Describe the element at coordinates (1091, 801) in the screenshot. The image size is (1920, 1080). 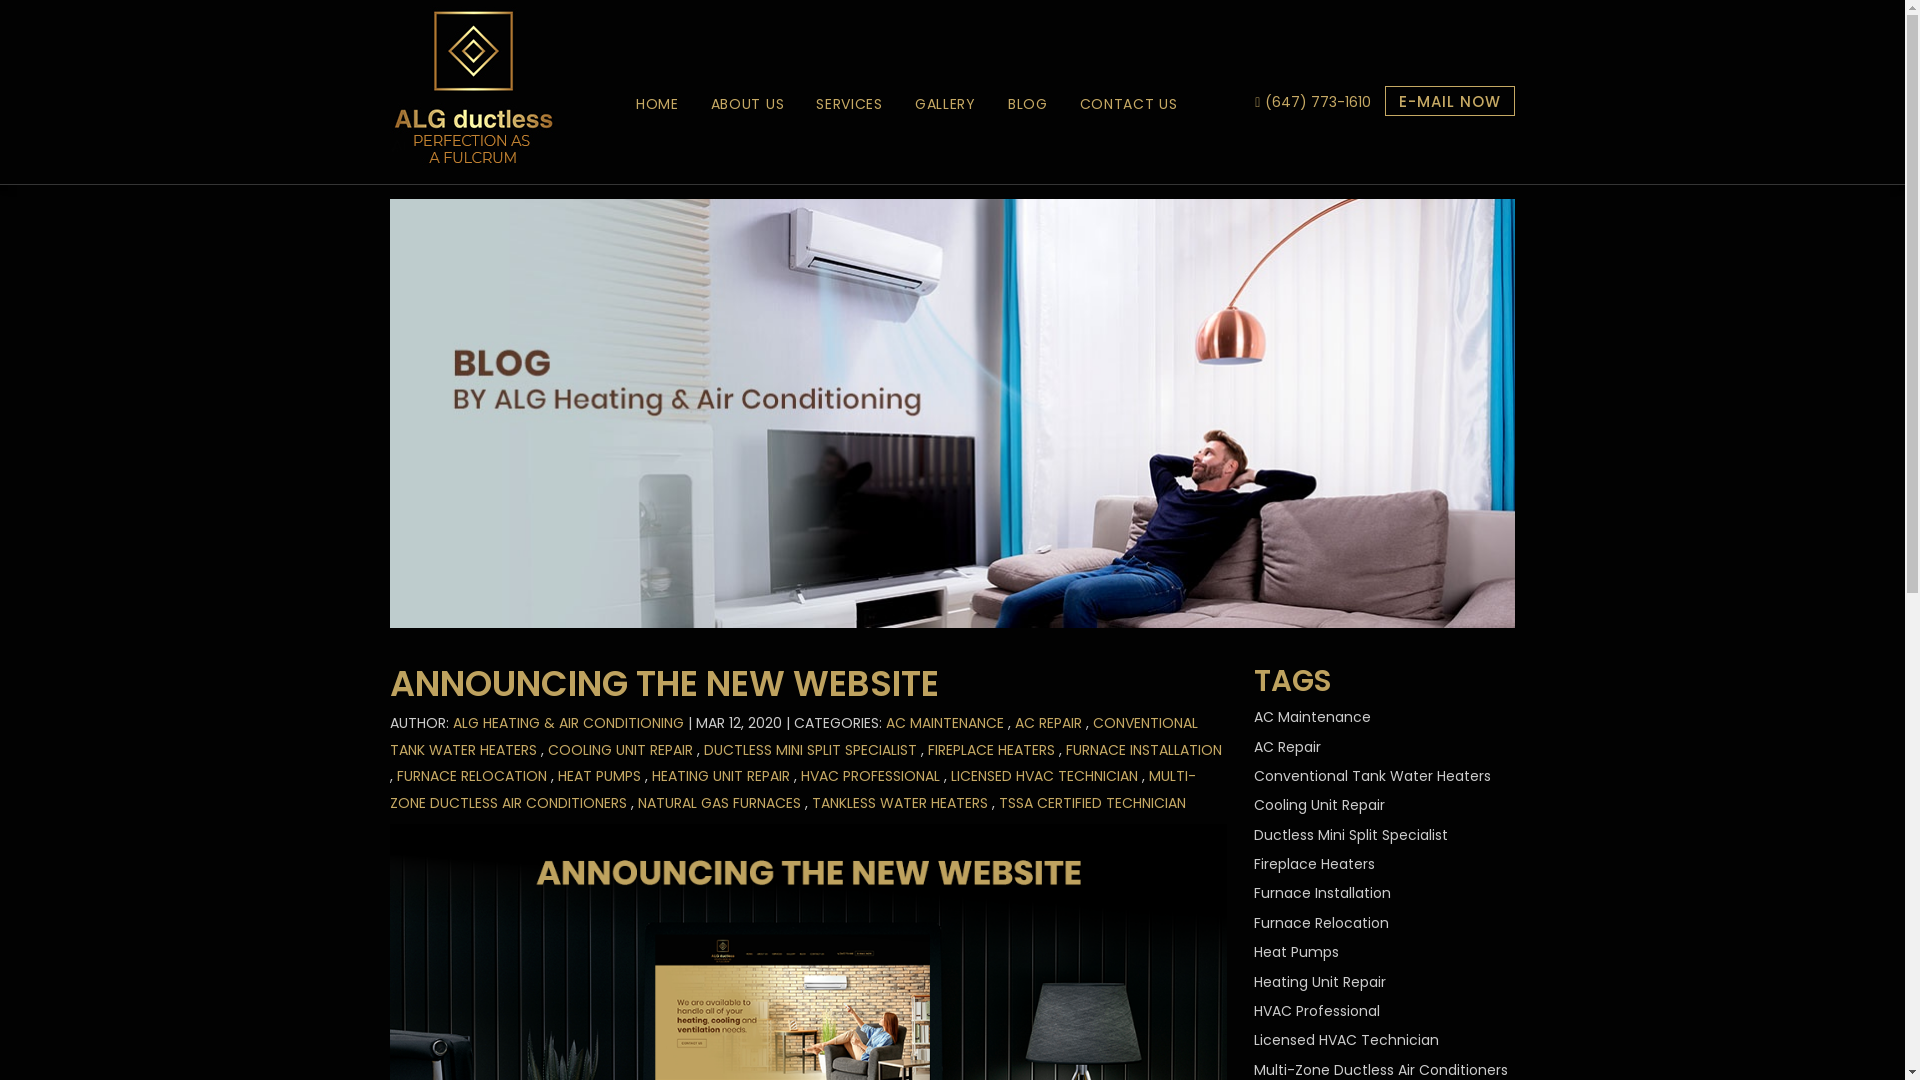
I see `'TSSA CERTIFIED TECHNICIAN'` at that location.